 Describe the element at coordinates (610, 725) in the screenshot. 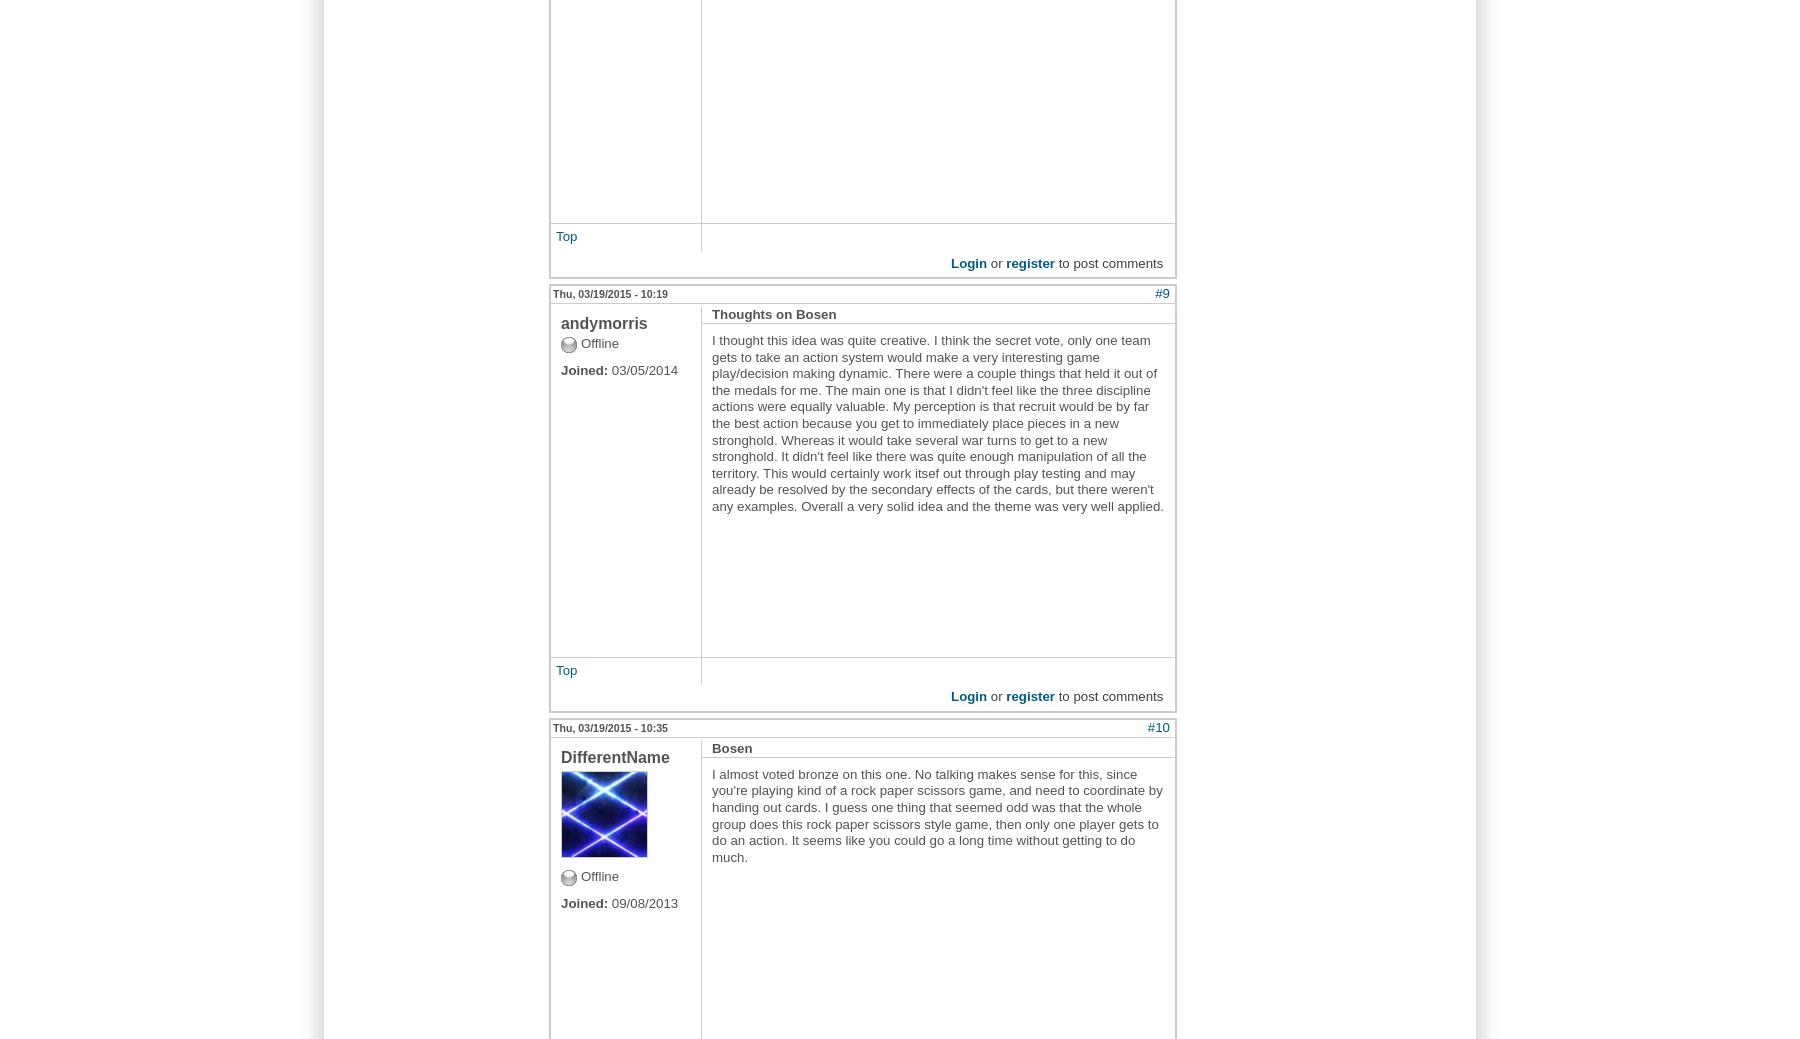

I see `'Thu, 03/19/2015 - 10:35'` at that location.